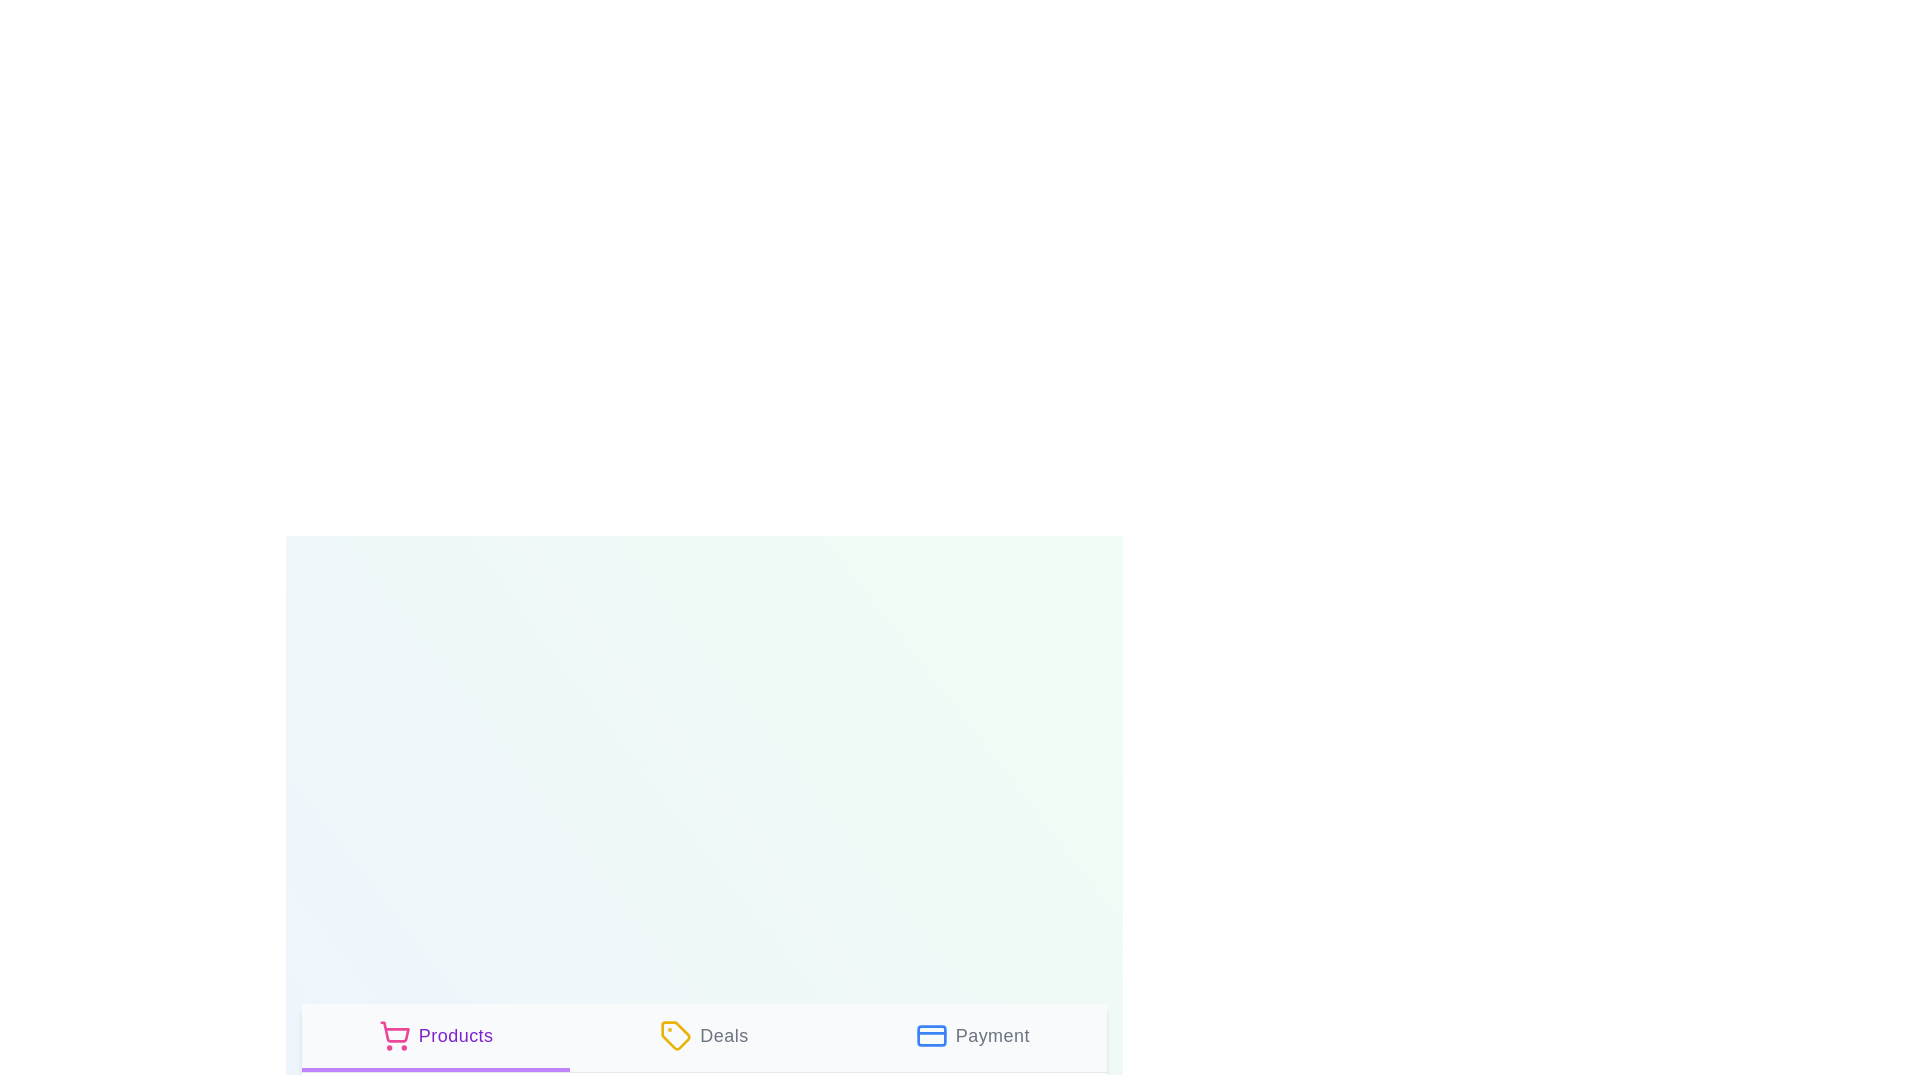 The height and width of the screenshot is (1080, 1920). I want to click on the tab labeled Deals to view its description, so click(704, 1036).